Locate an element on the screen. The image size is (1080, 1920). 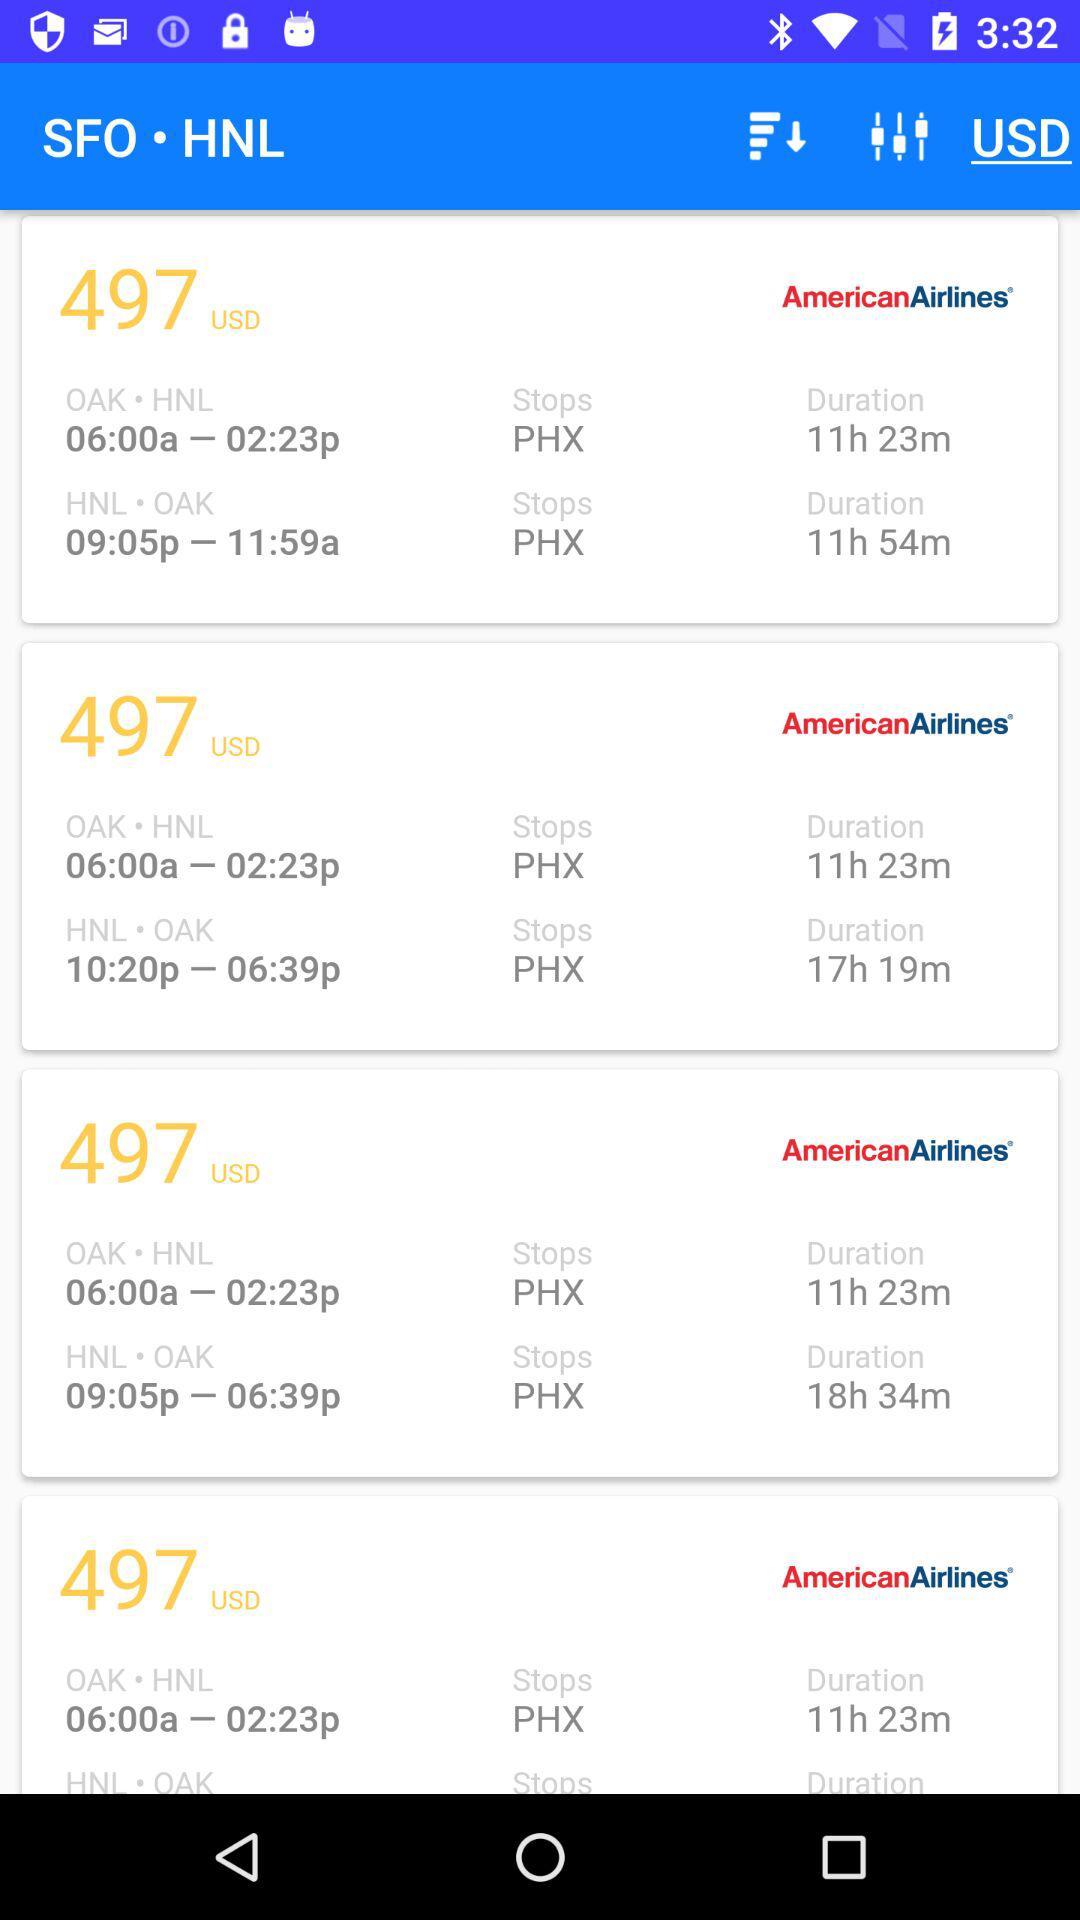
icon next to the usd is located at coordinates (898, 135).